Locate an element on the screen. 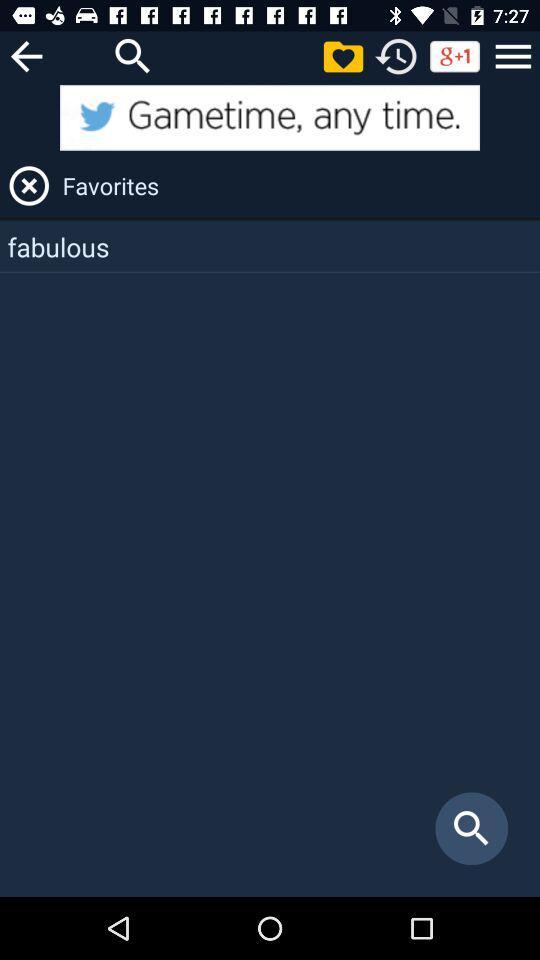 The height and width of the screenshot is (960, 540). the item next to favorites is located at coordinates (28, 186).